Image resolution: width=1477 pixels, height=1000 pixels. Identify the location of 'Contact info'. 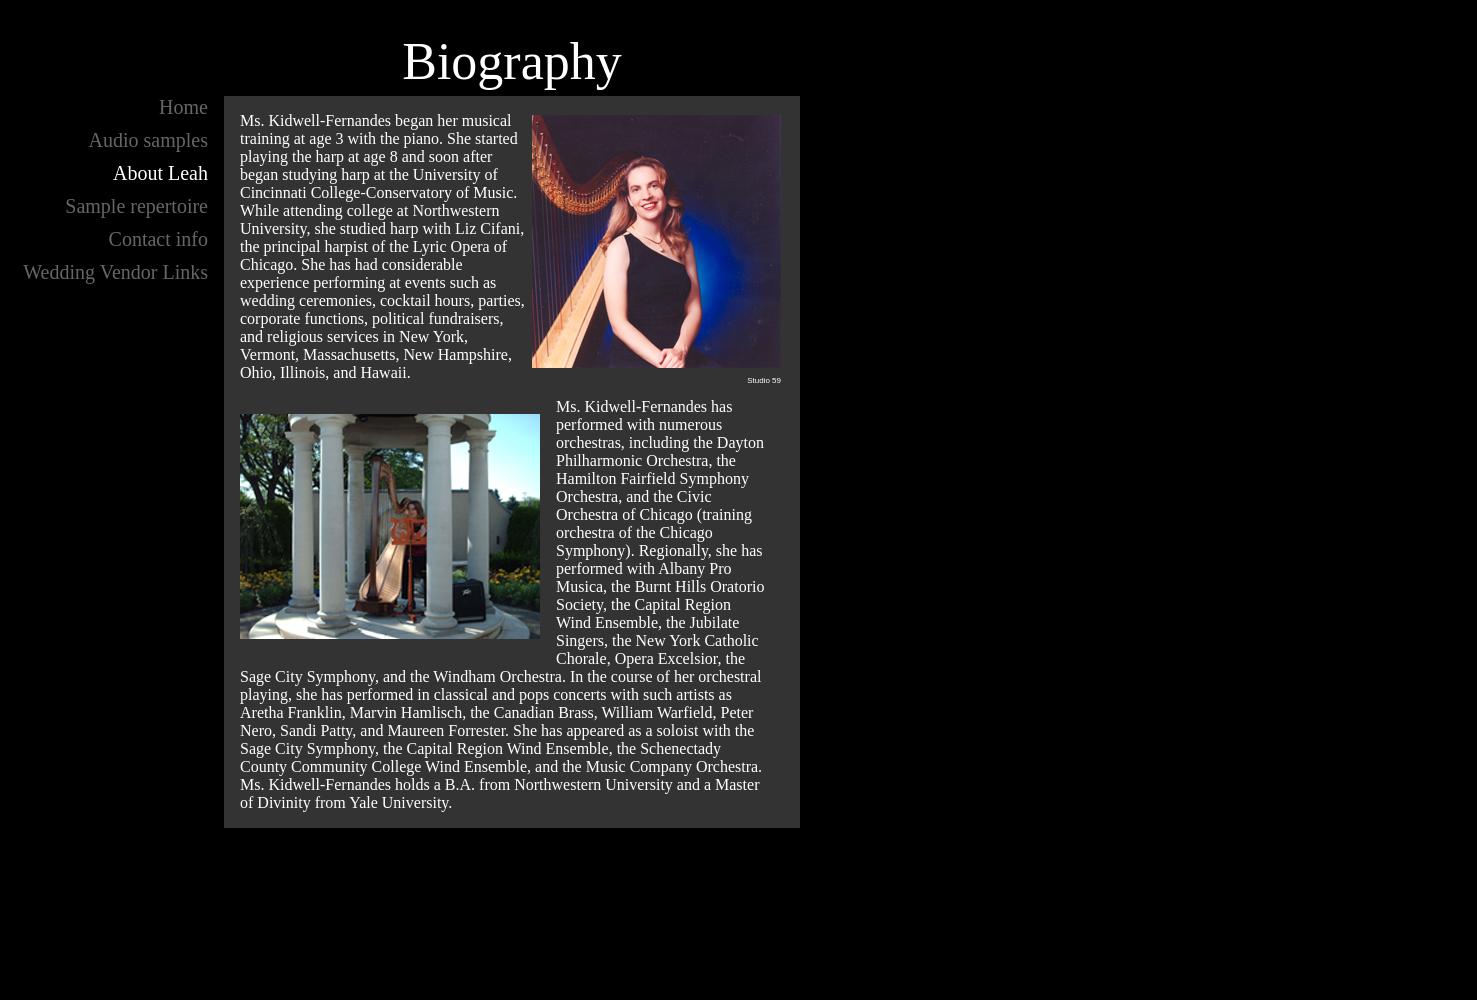
(157, 238).